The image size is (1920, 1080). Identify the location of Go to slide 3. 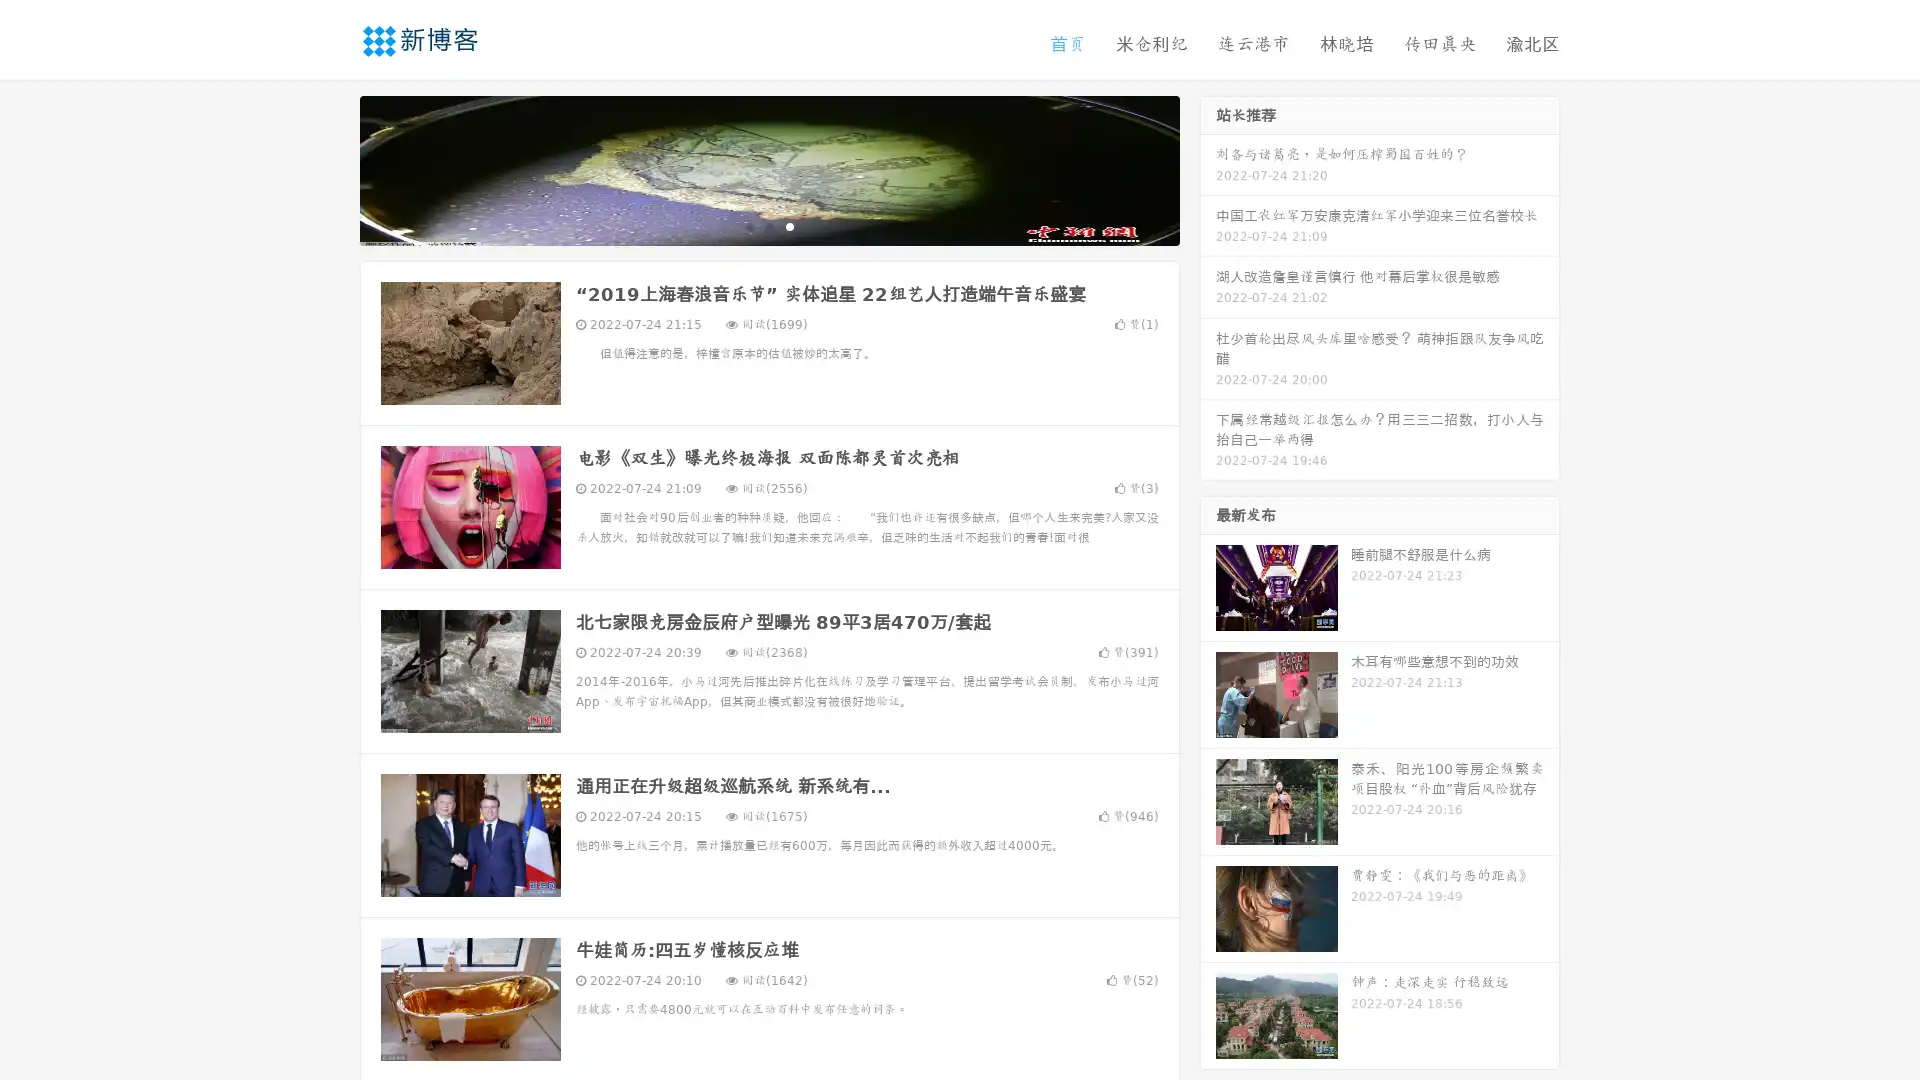
(789, 225).